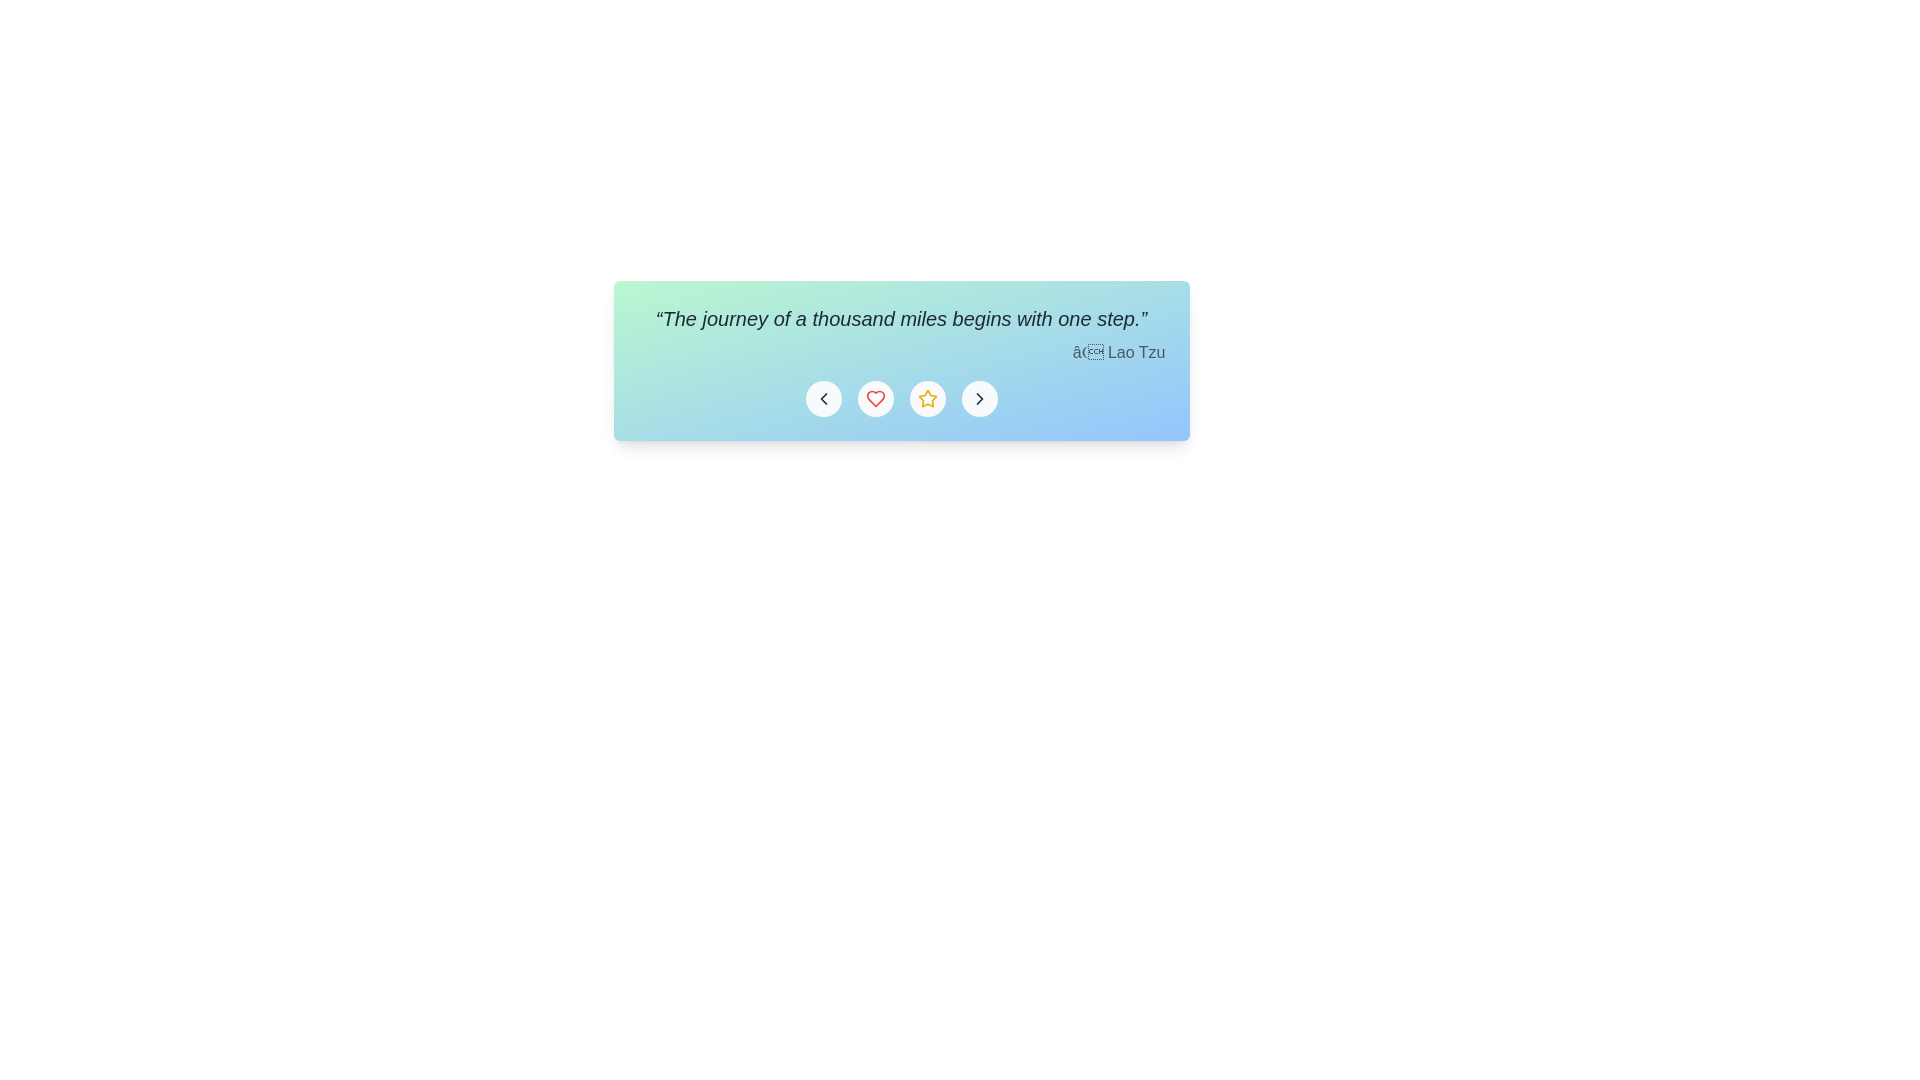  What do you see at coordinates (823, 398) in the screenshot?
I see `the leftward pointing chevron icon within the first circular button in a row of four buttons, located below the quote text area` at bounding box center [823, 398].